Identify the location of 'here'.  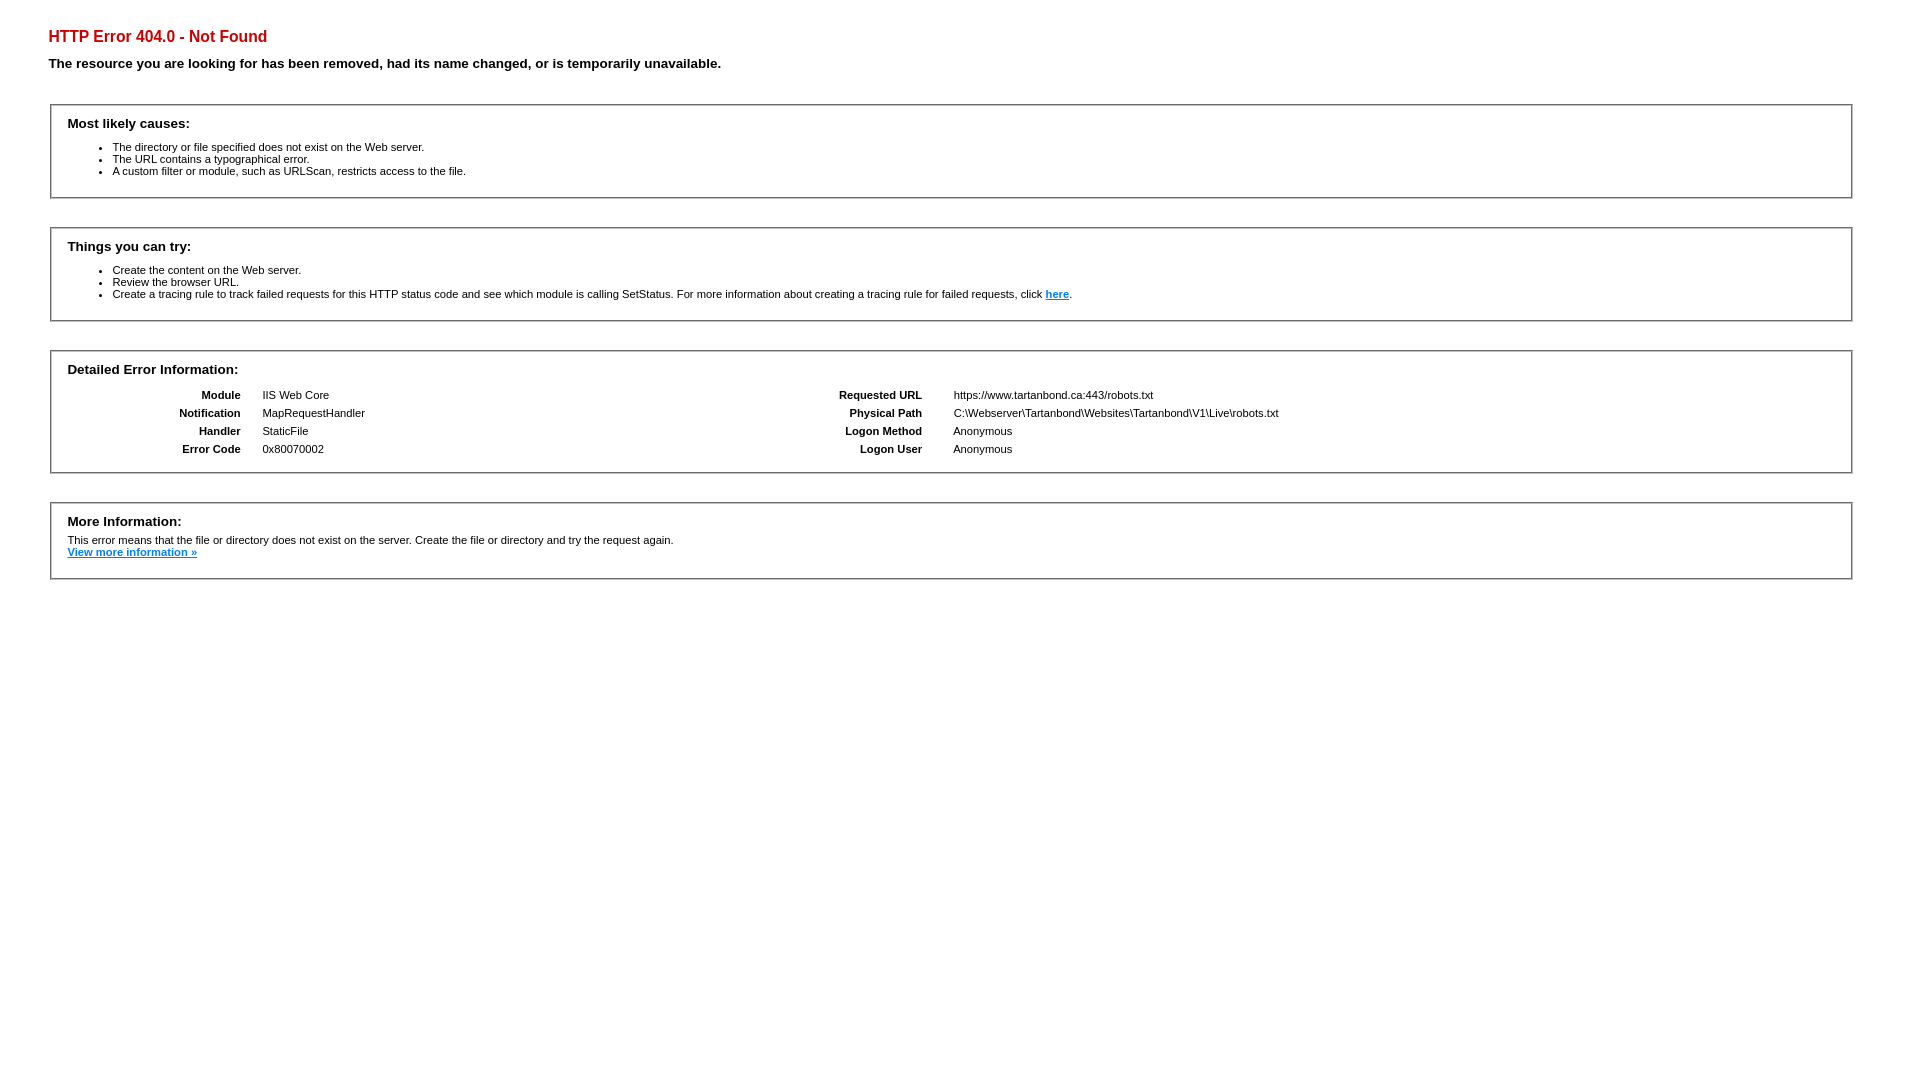
(1056, 293).